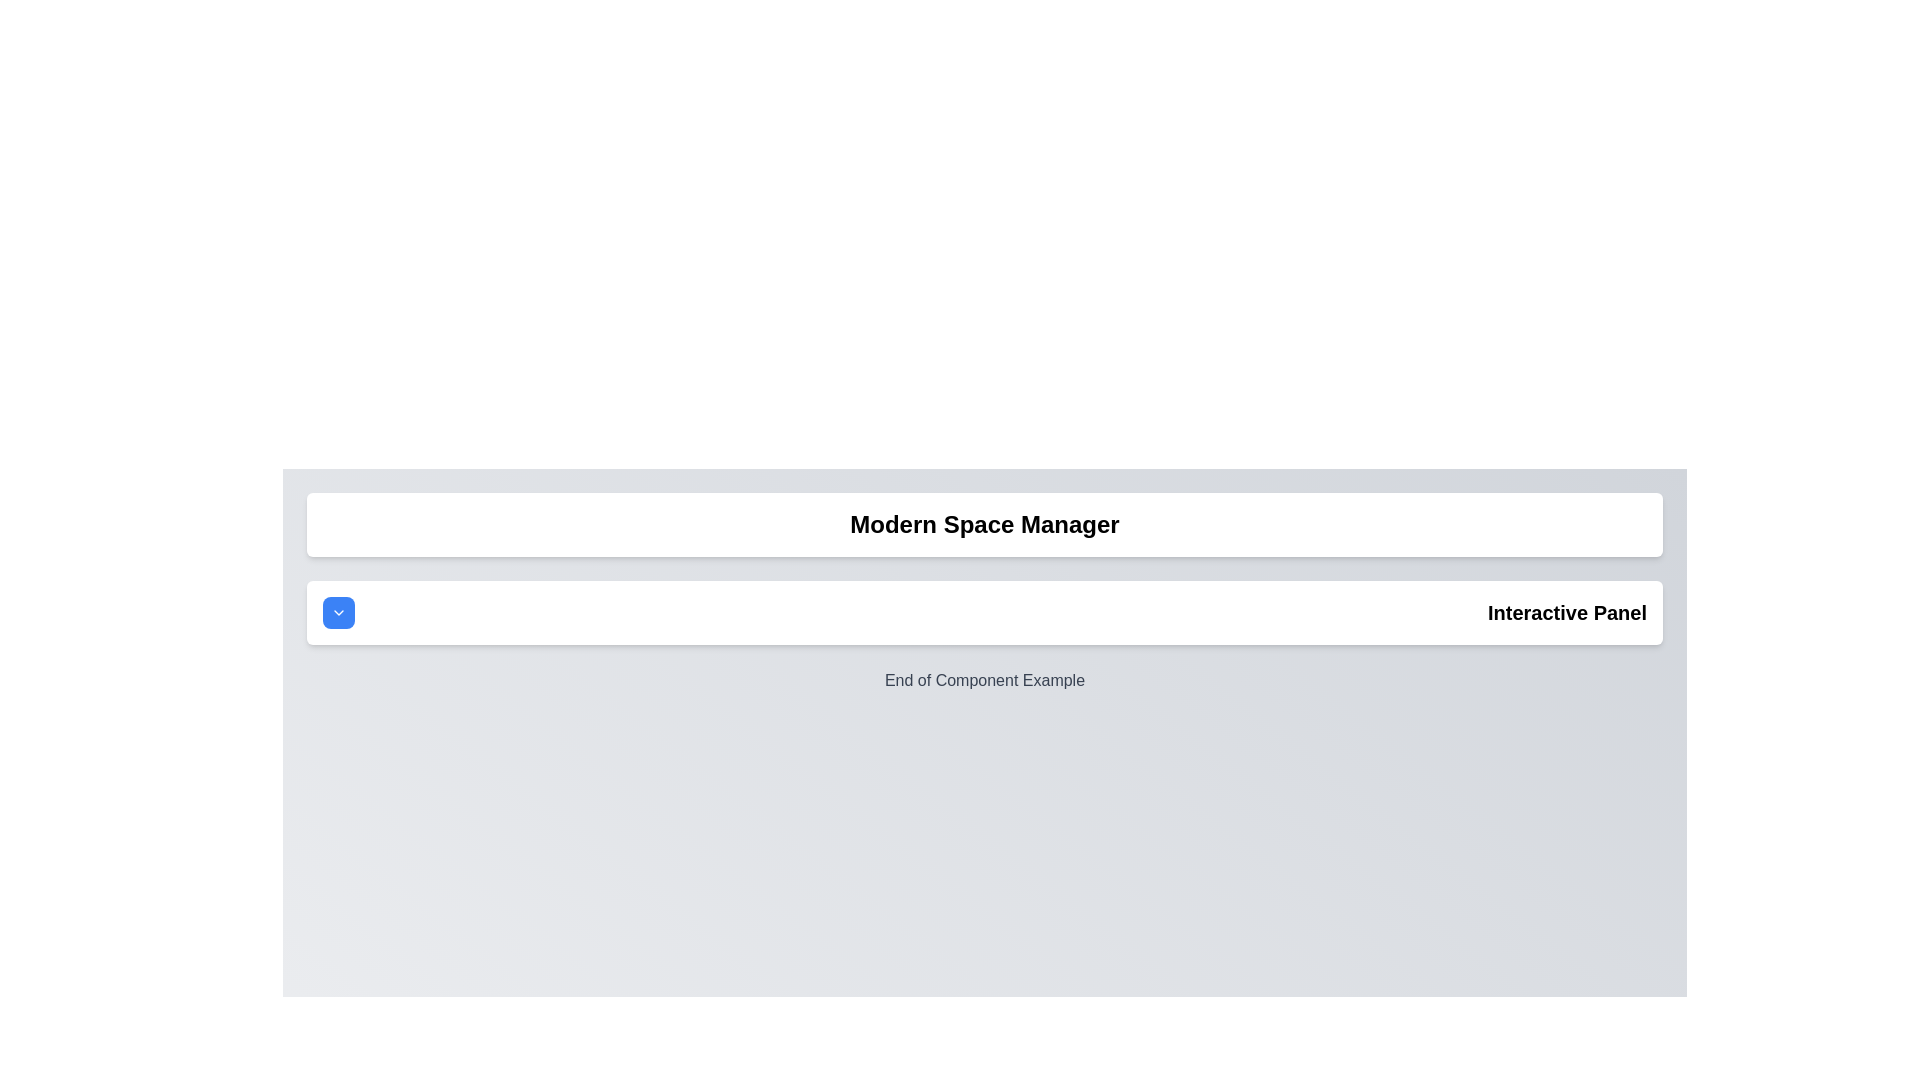 Image resolution: width=1920 pixels, height=1080 pixels. What do you see at coordinates (984, 523) in the screenshot?
I see `the Label (text display) that serves as the title or header for the section, positioned above the 'Interactive Panel'` at bounding box center [984, 523].